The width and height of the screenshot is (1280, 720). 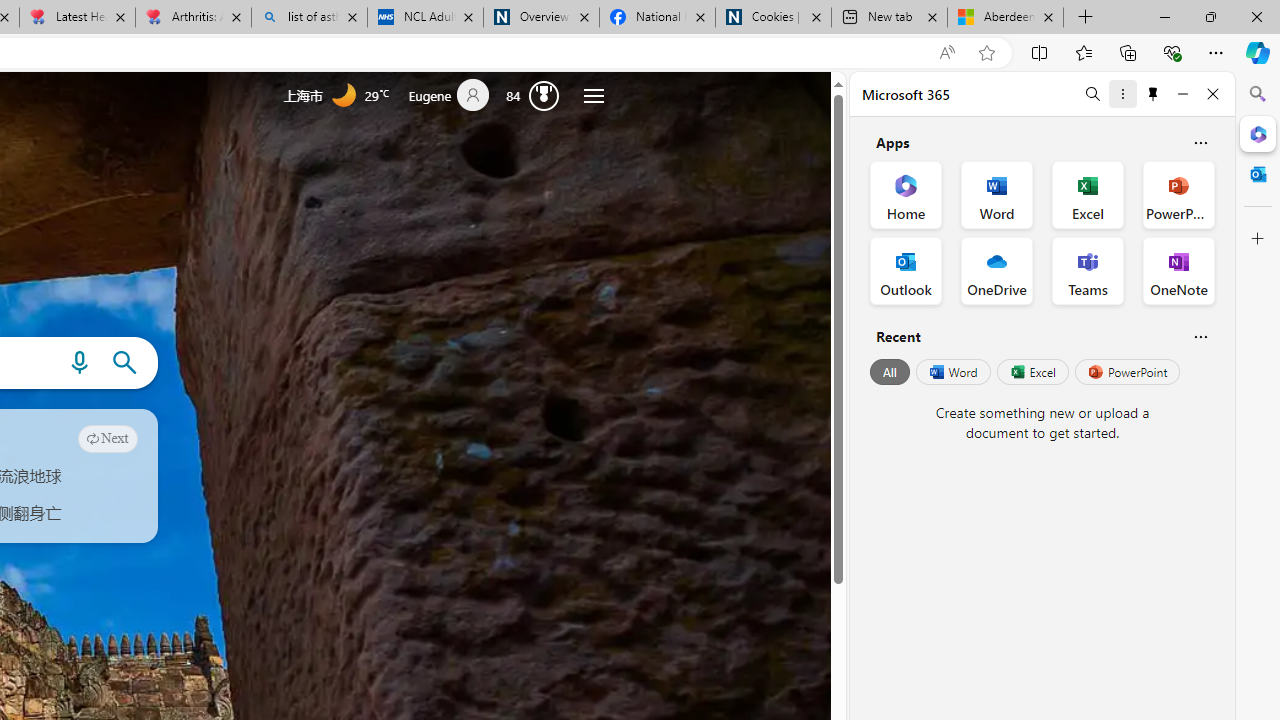 I want to click on 'Settings and quick links', so click(x=593, y=95).